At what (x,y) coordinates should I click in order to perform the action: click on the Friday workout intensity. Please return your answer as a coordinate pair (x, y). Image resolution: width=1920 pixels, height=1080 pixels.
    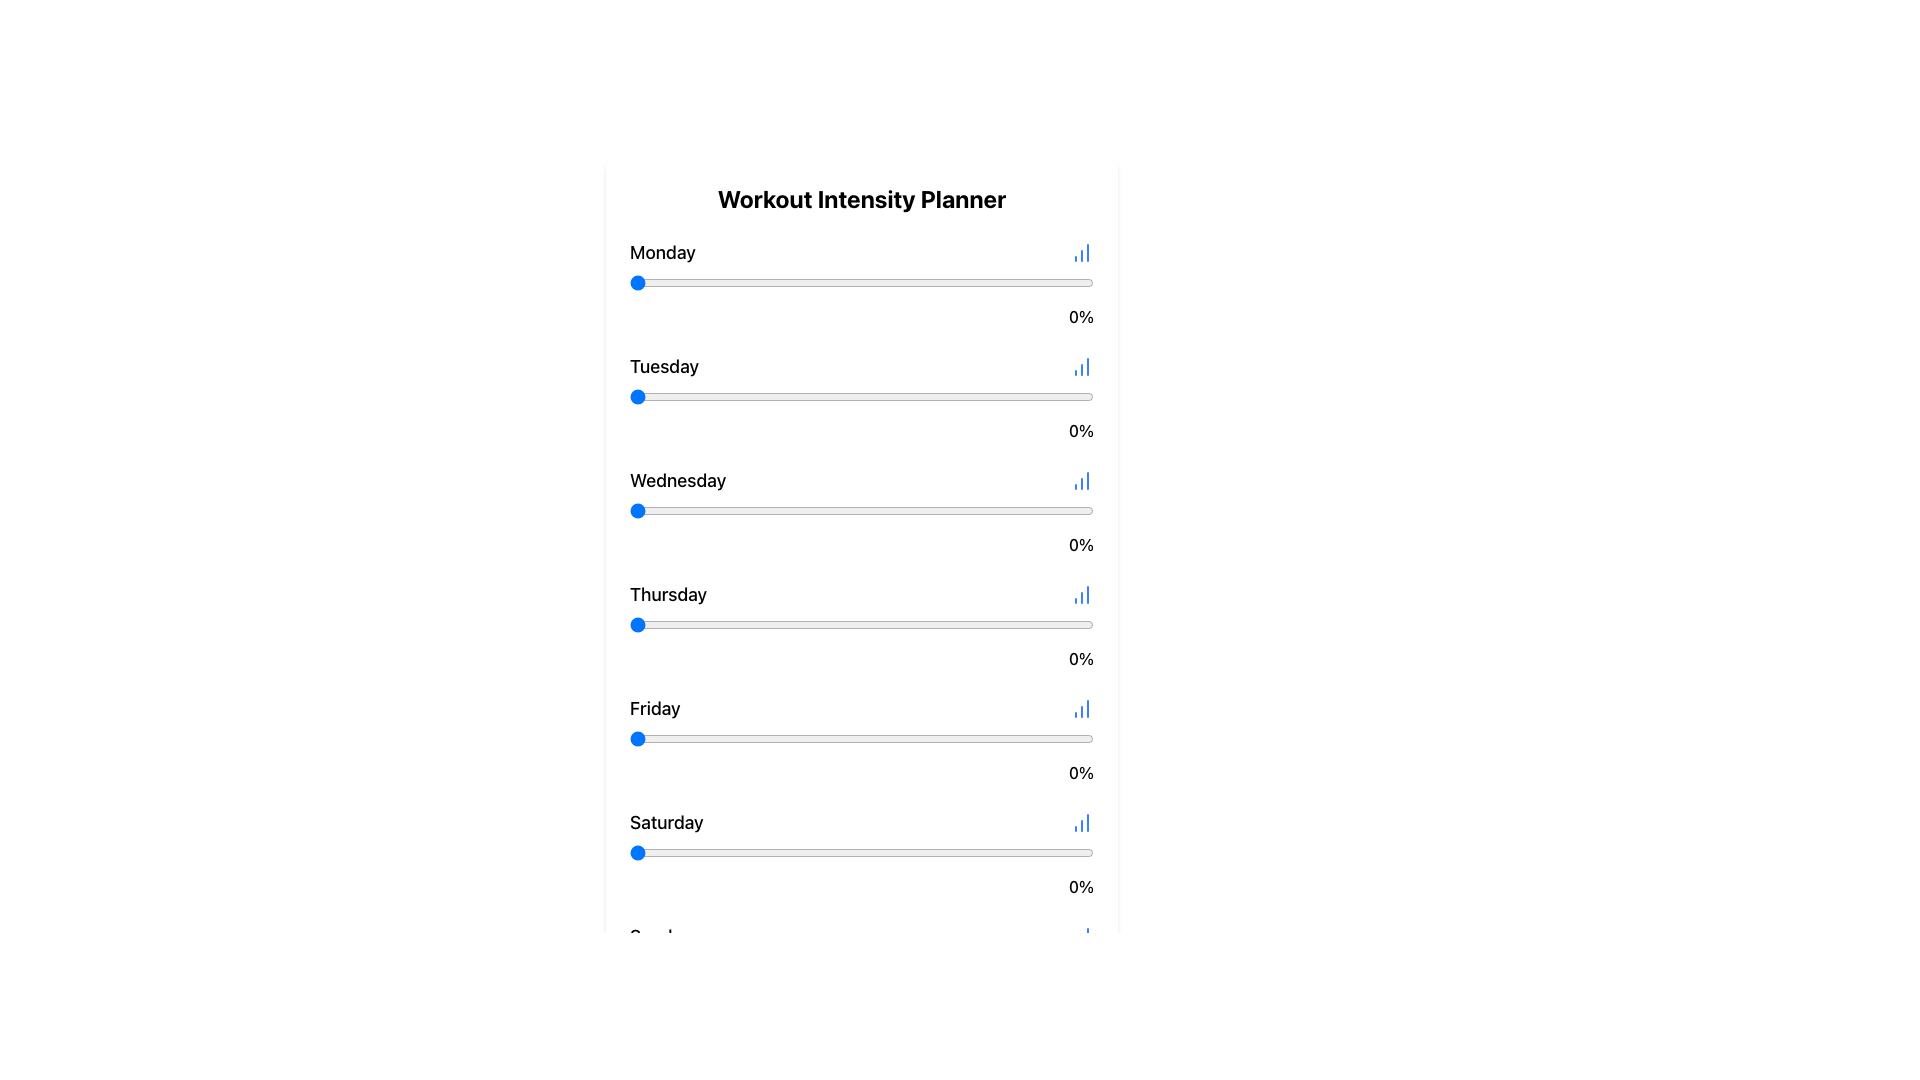
    Looking at the image, I should click on (824, 739).